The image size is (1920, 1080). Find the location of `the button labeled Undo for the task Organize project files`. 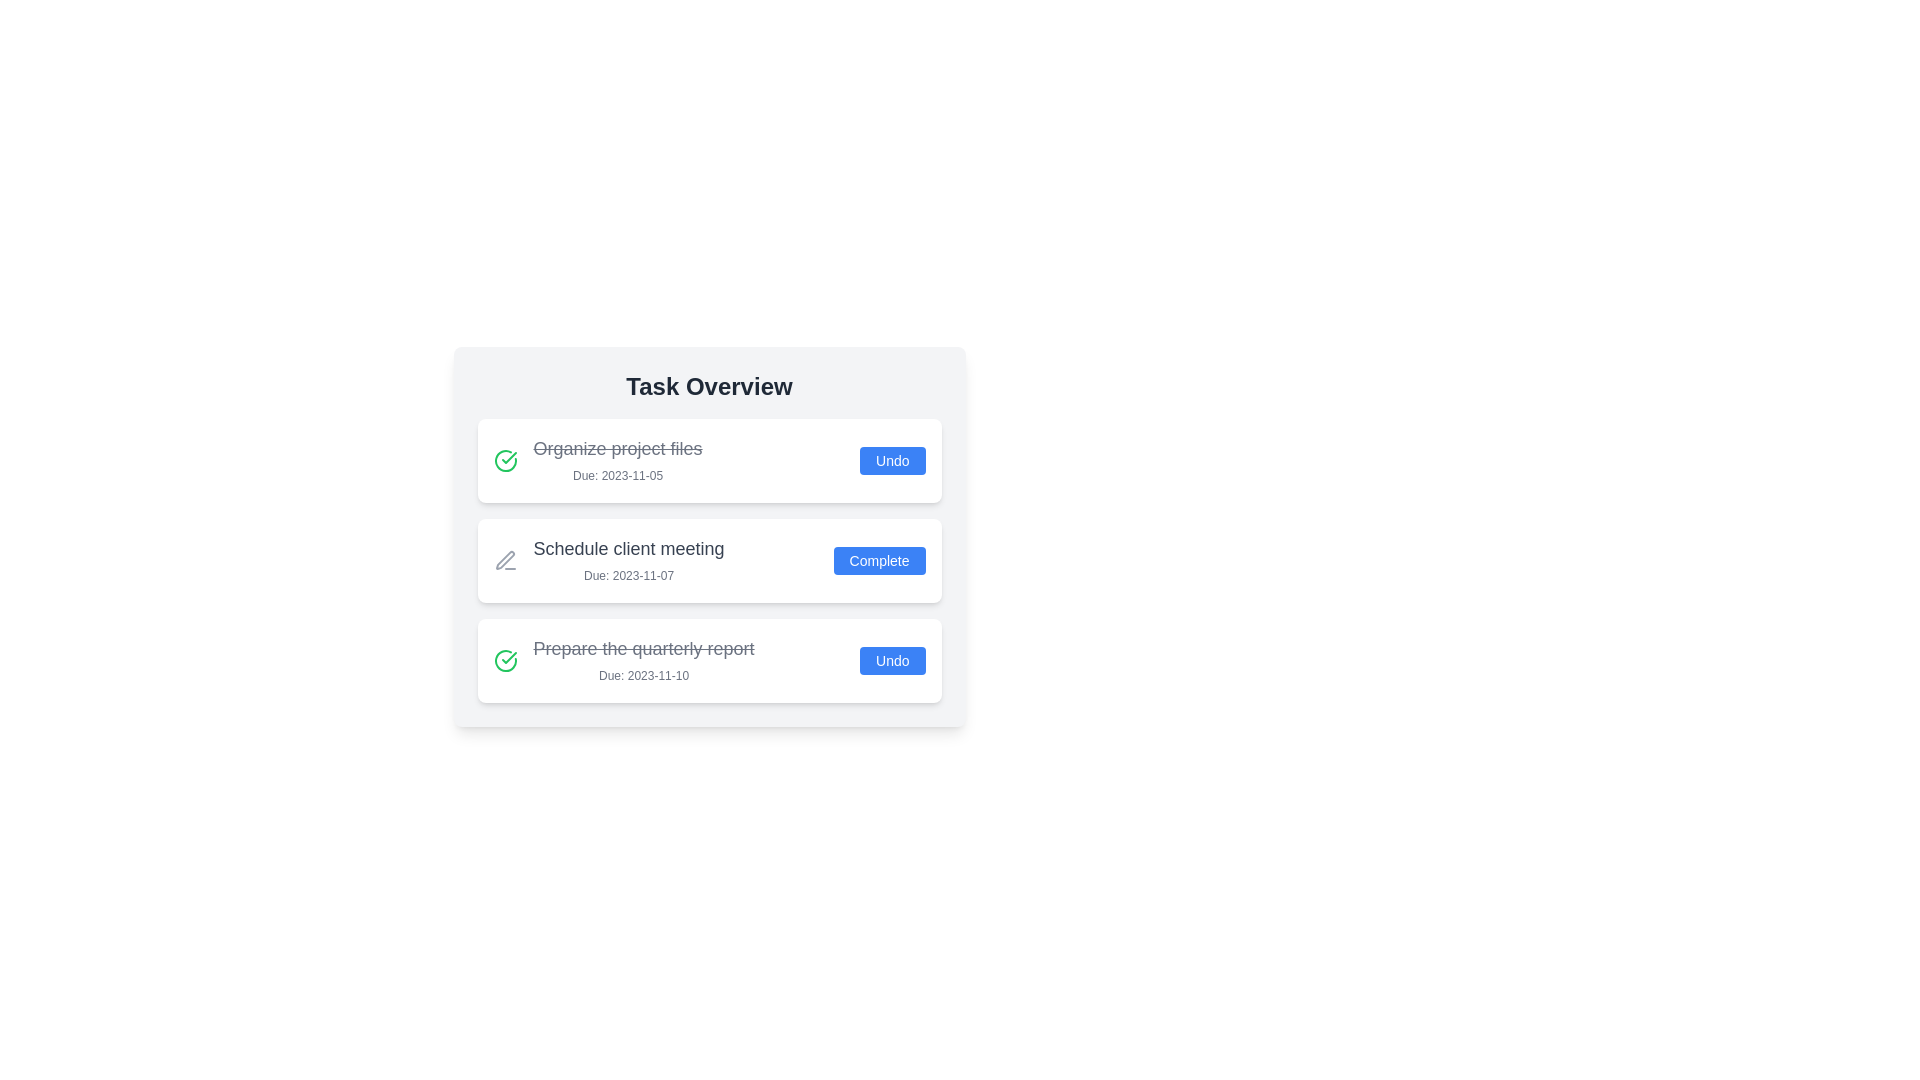

the button labeled Undo for the task Organize project files is located at coordinates (891, 461).